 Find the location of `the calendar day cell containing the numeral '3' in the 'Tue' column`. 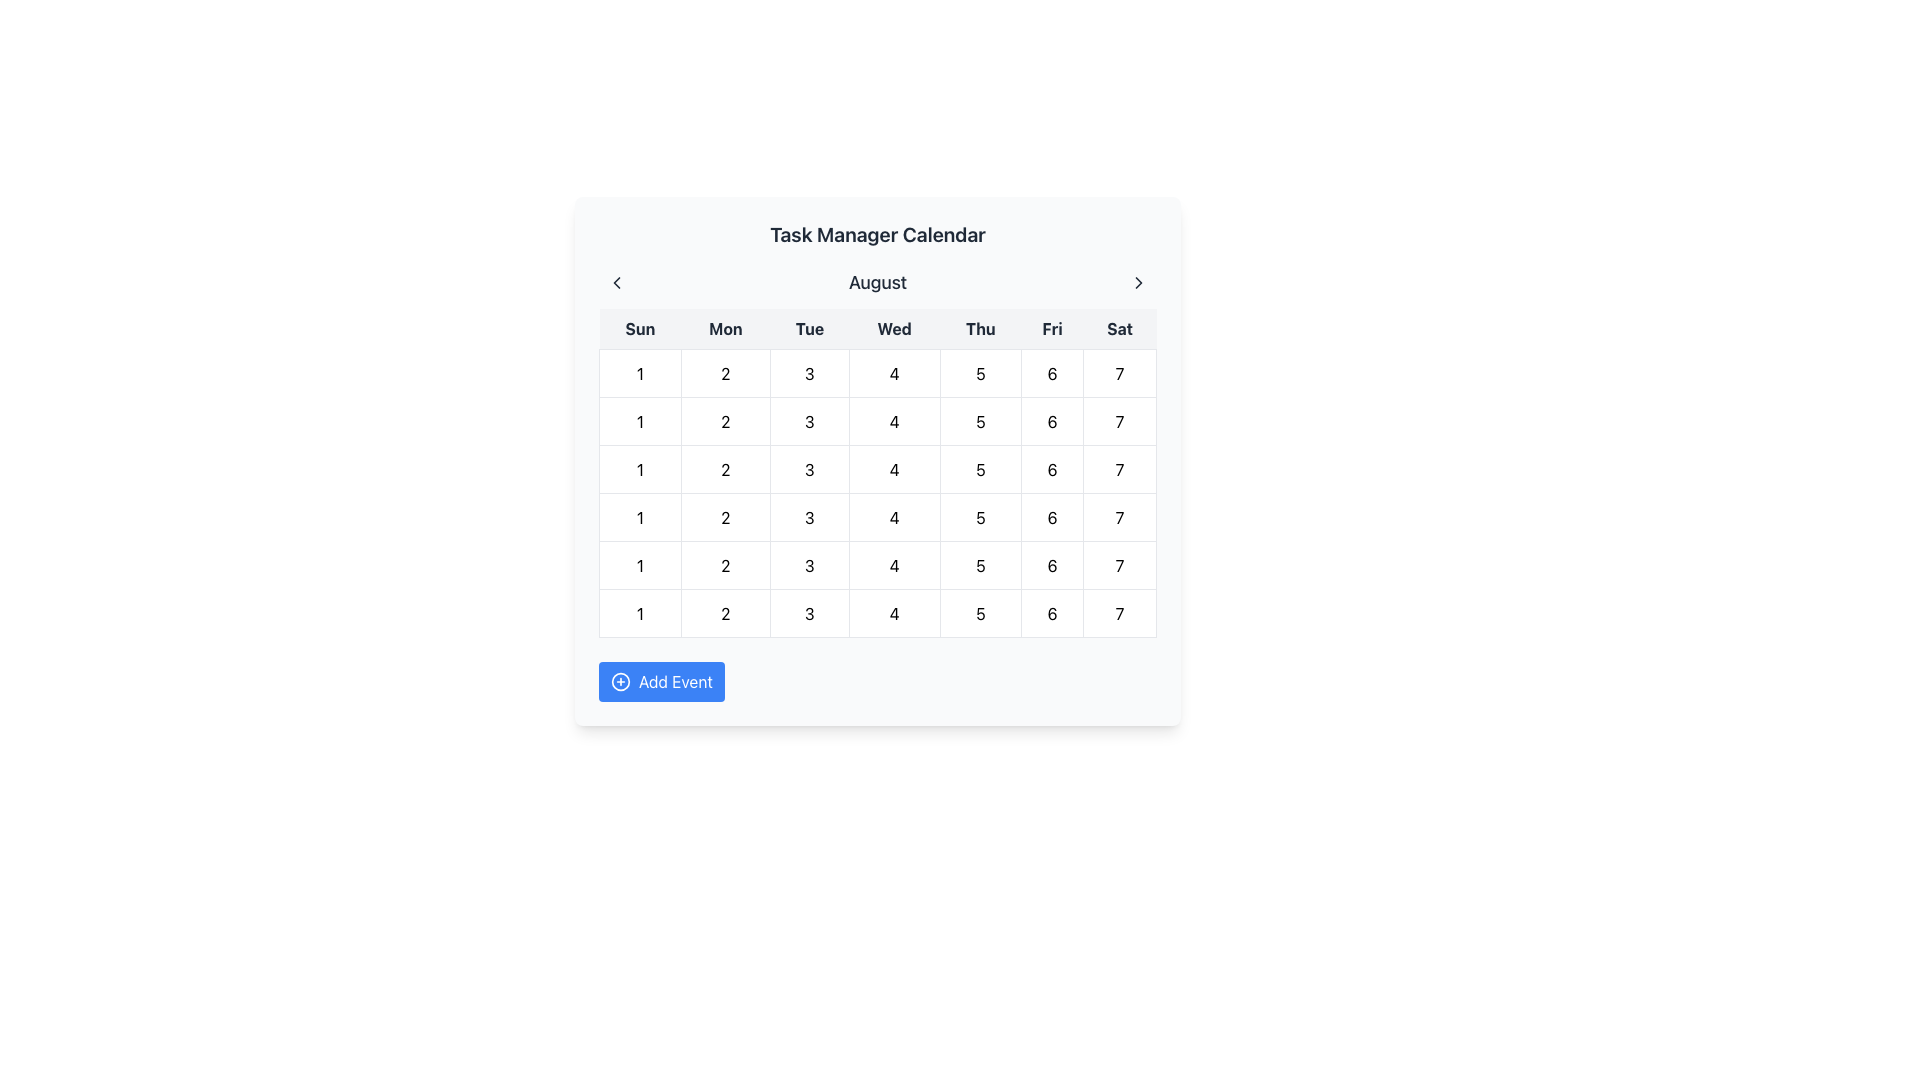

the calendar day cell containing the numeral '3' in the 'Tue' column is located at coordinates (809, 373).